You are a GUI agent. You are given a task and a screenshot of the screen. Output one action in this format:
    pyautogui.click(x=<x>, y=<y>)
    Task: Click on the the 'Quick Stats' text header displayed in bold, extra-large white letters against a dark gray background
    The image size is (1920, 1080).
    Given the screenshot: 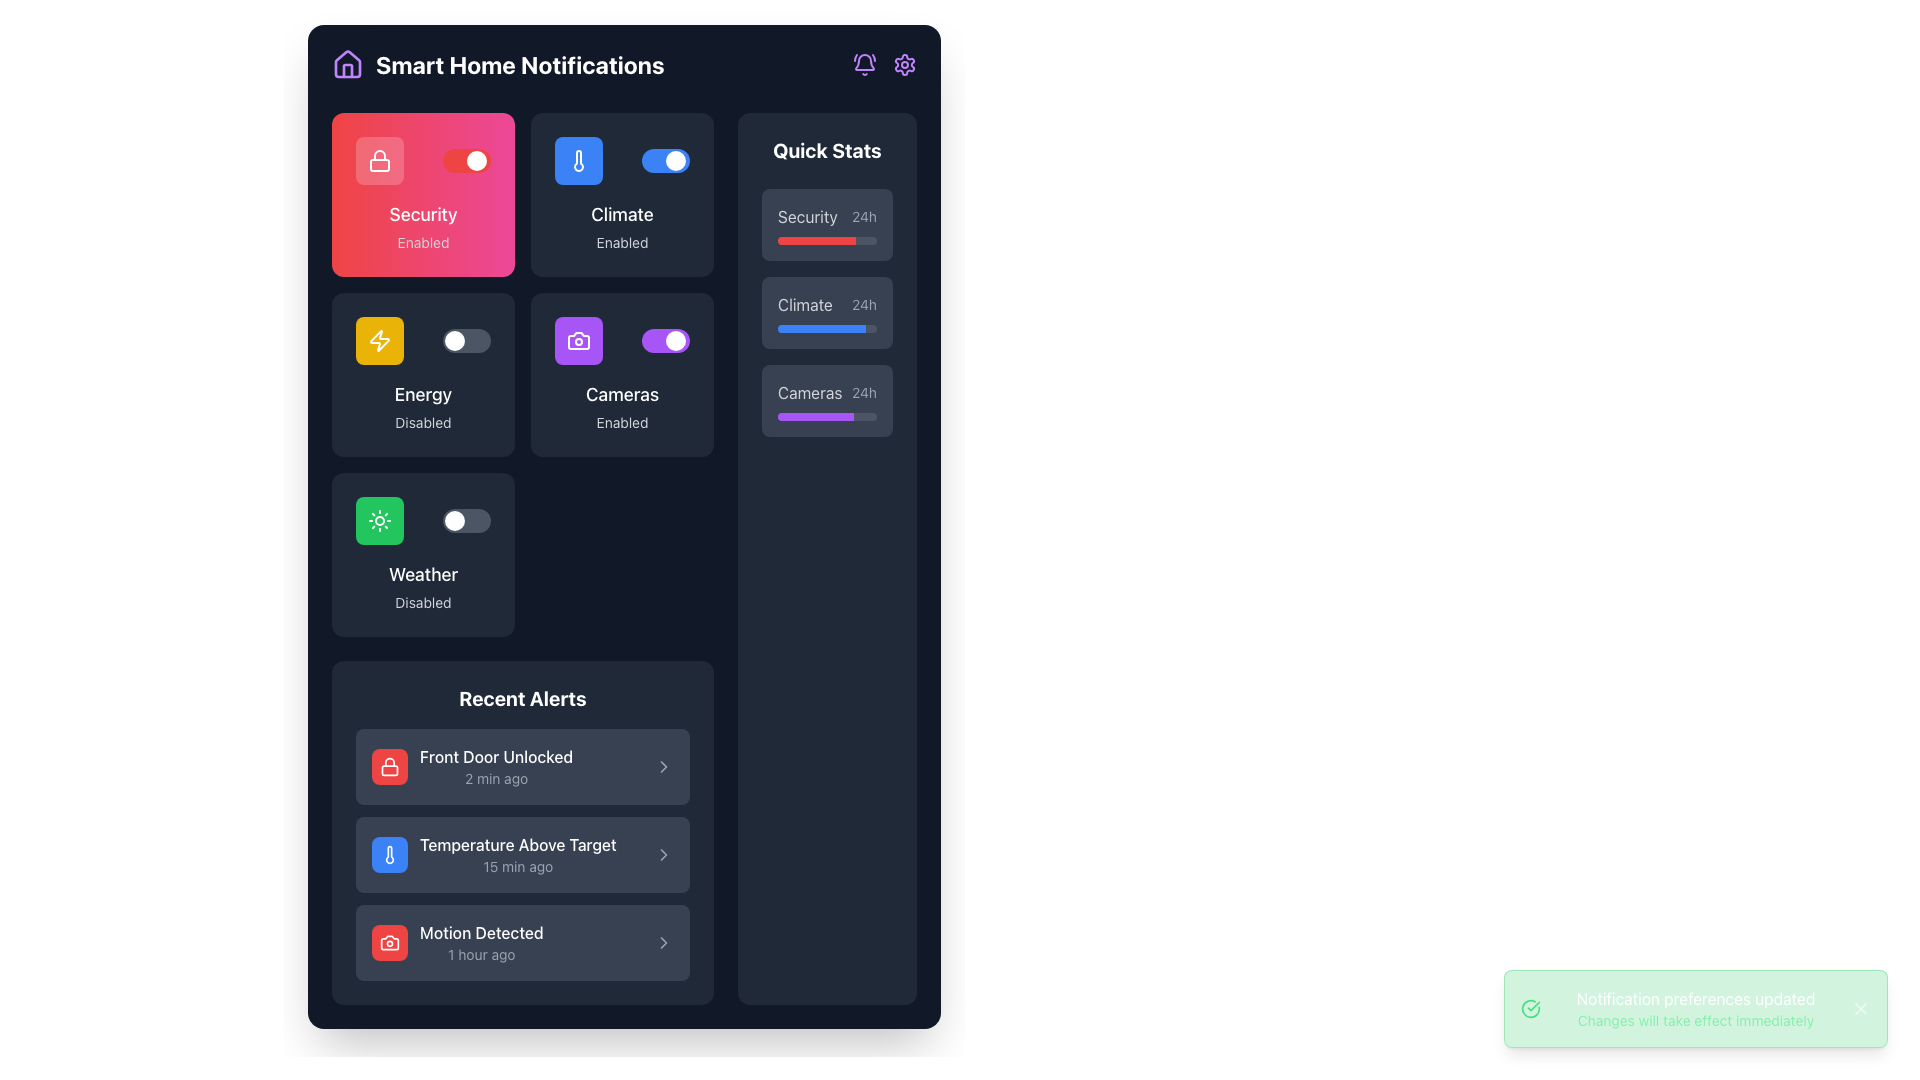 What is the action you would take?
    pyautogui.click(x=827, y=149)
    